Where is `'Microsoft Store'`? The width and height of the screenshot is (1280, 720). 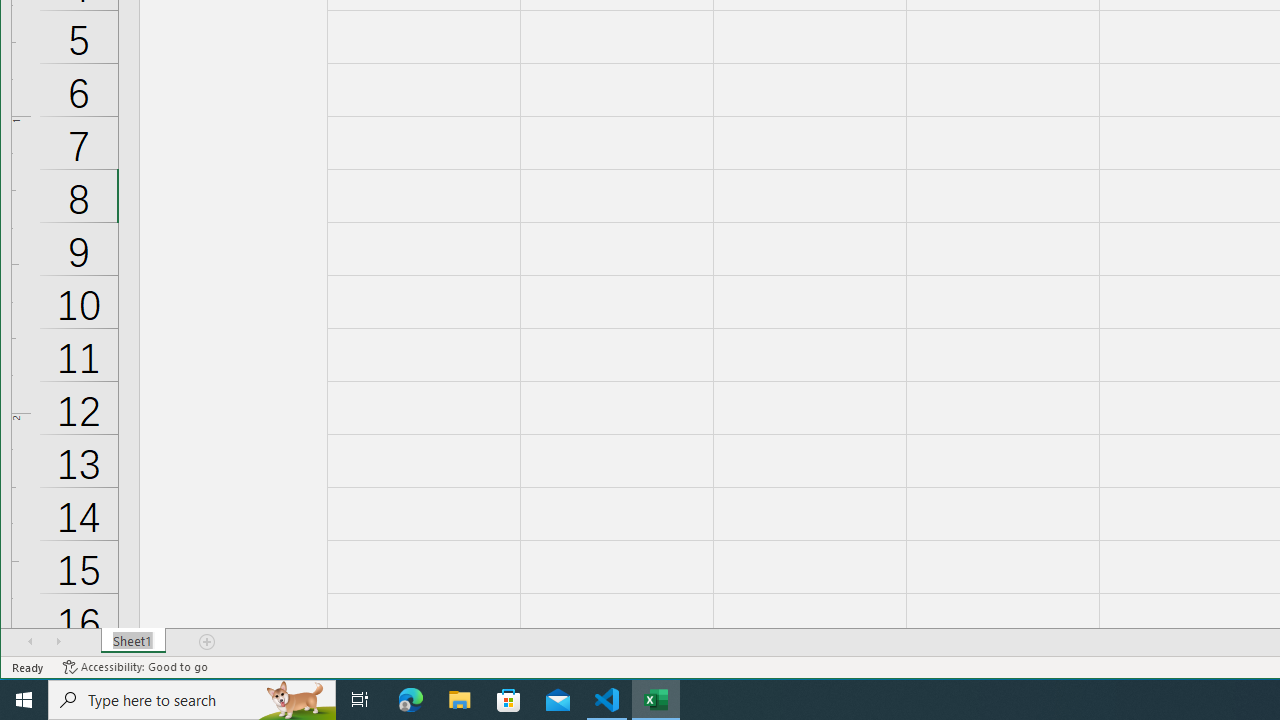
'Microsoft Store' is located at coordinates (509, 698).